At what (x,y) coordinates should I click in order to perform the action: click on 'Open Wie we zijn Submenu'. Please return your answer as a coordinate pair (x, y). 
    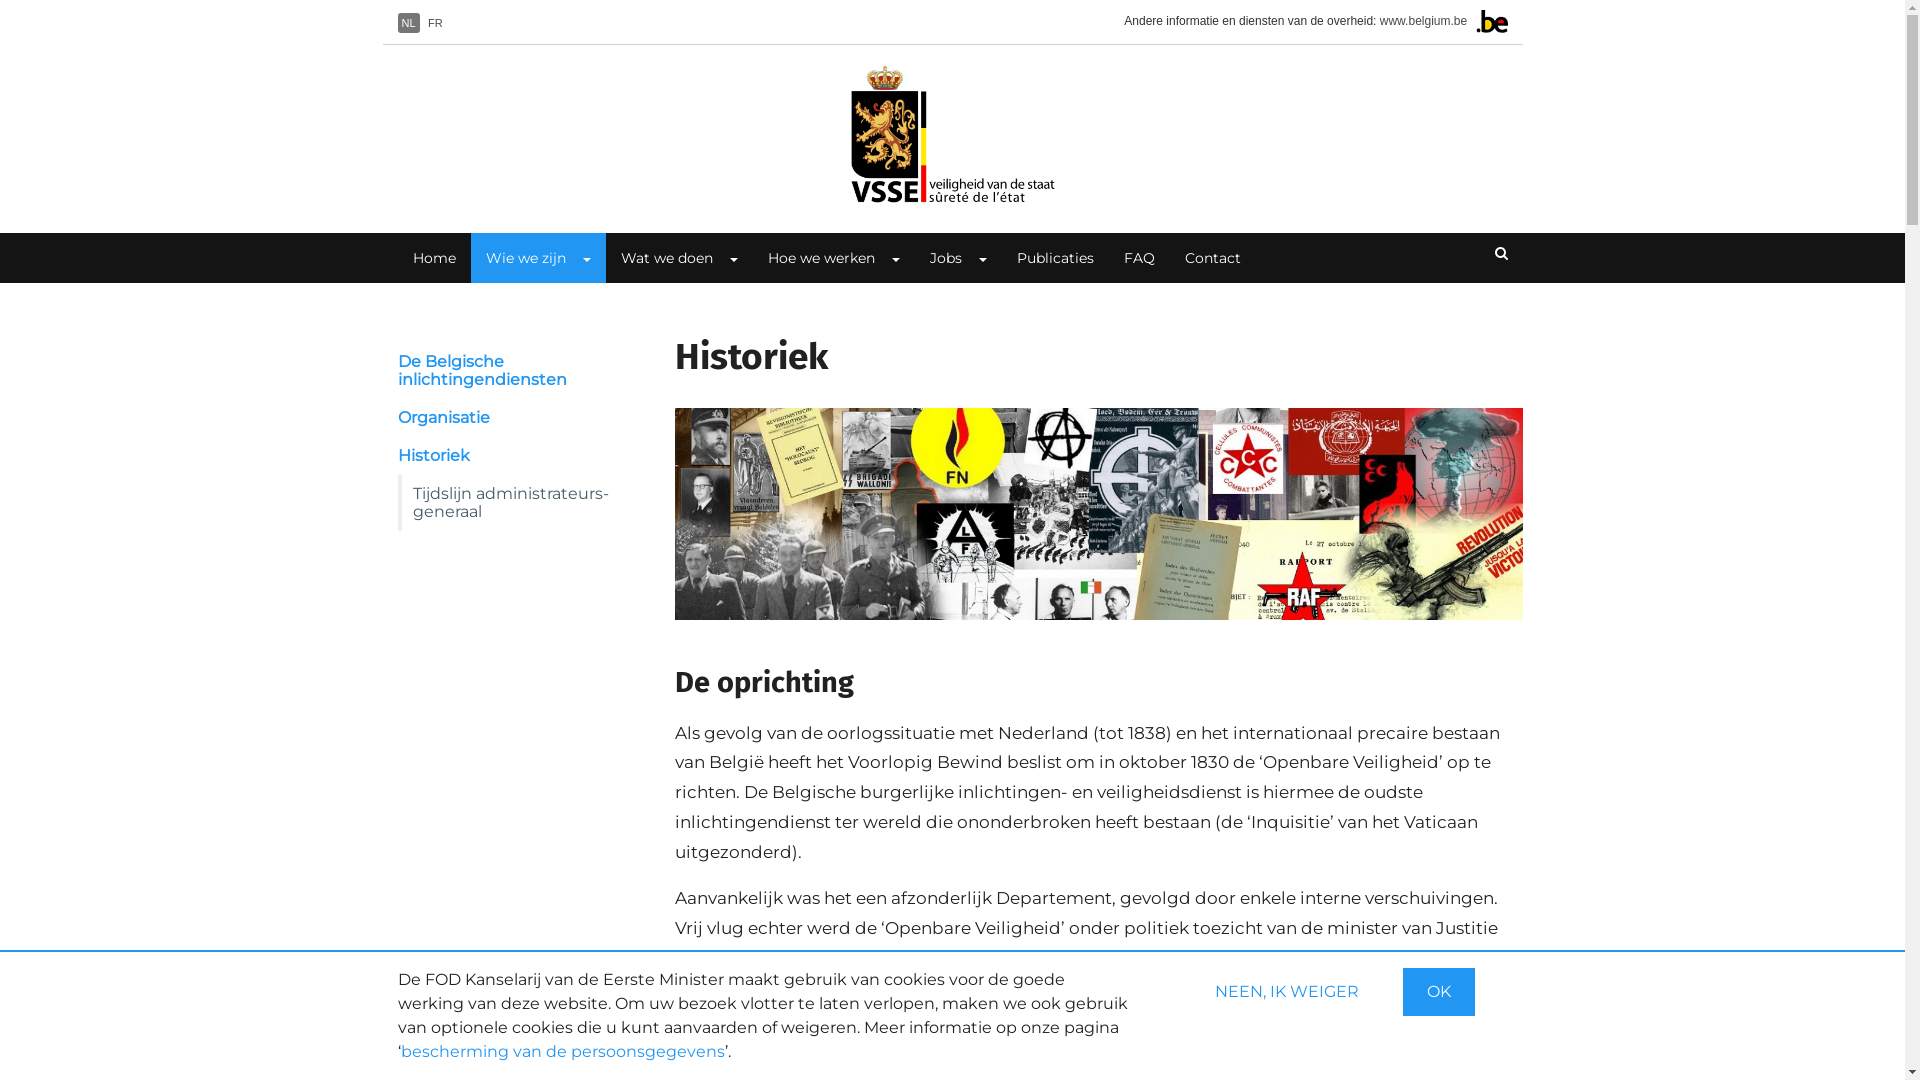
    Looking at the image, I should click on (584, 257).